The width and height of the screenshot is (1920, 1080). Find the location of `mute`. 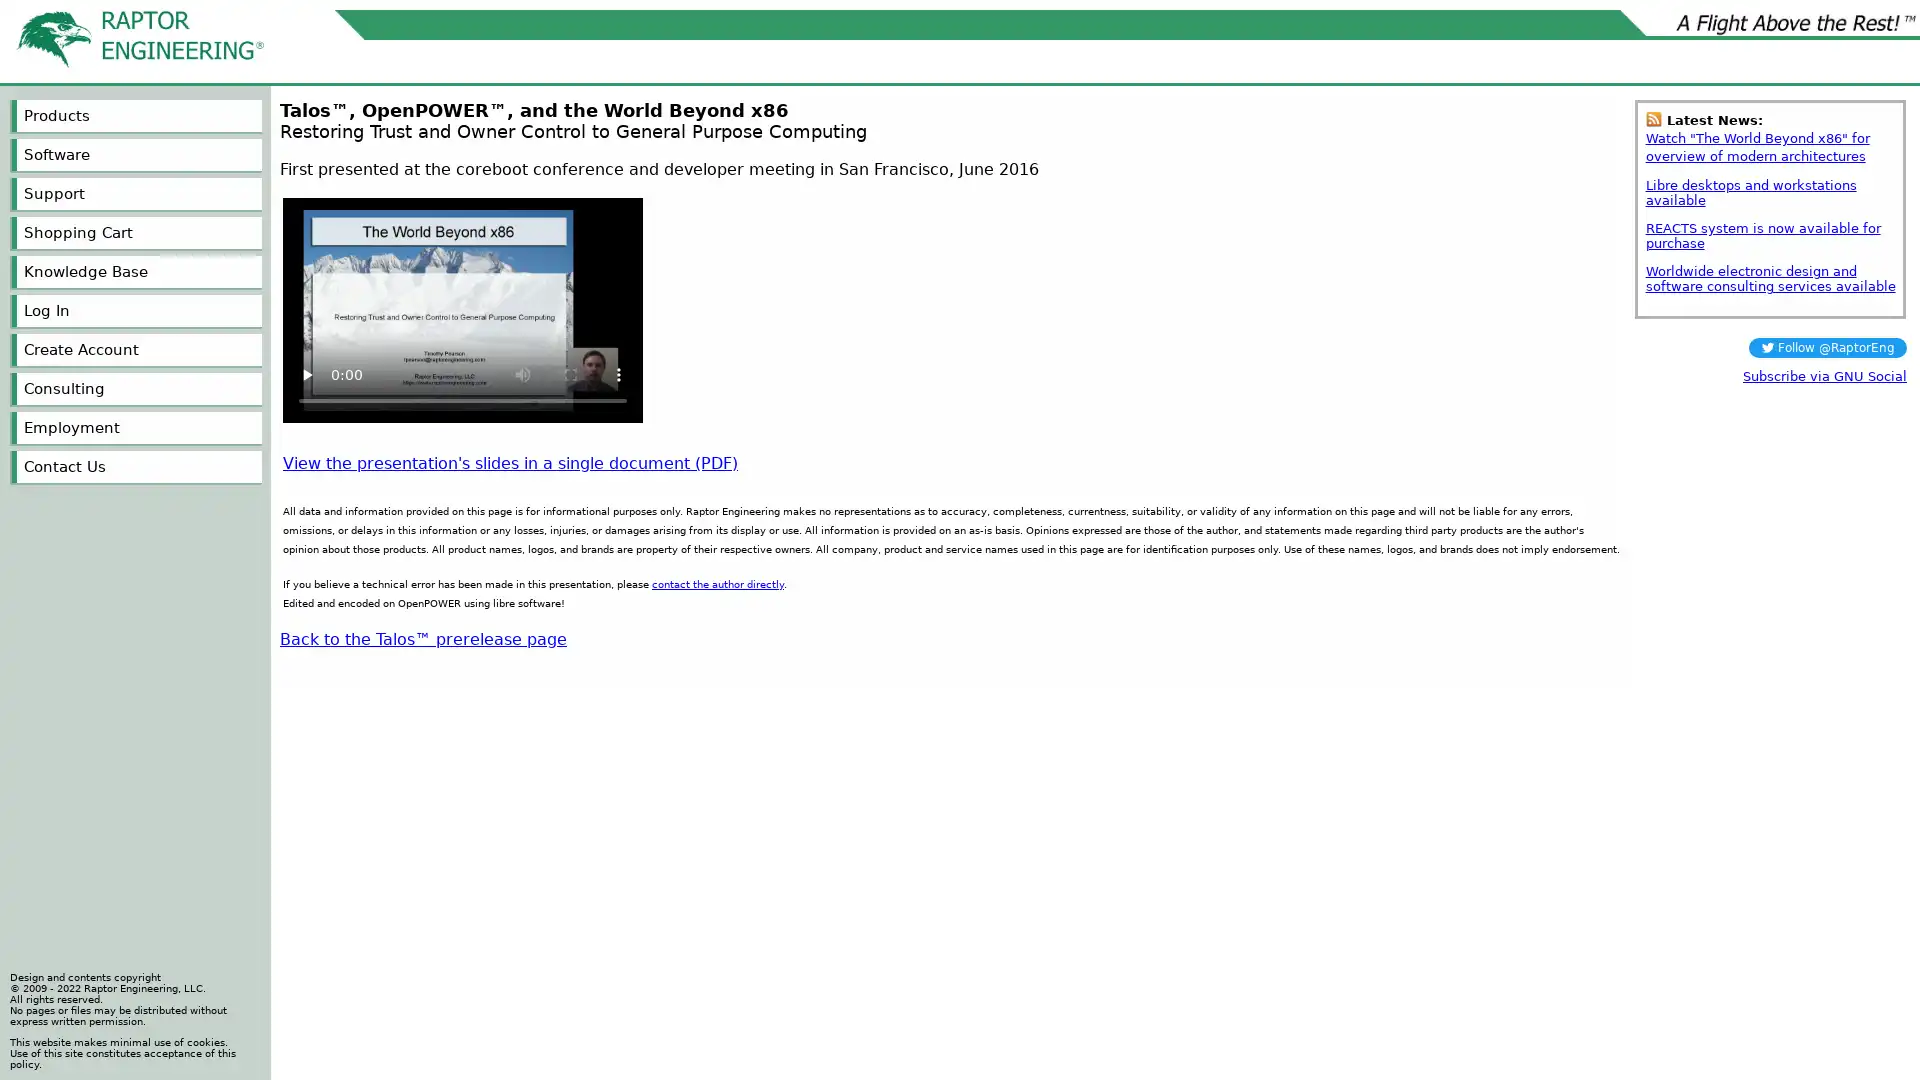

mute is located at coordinates (523, 374).